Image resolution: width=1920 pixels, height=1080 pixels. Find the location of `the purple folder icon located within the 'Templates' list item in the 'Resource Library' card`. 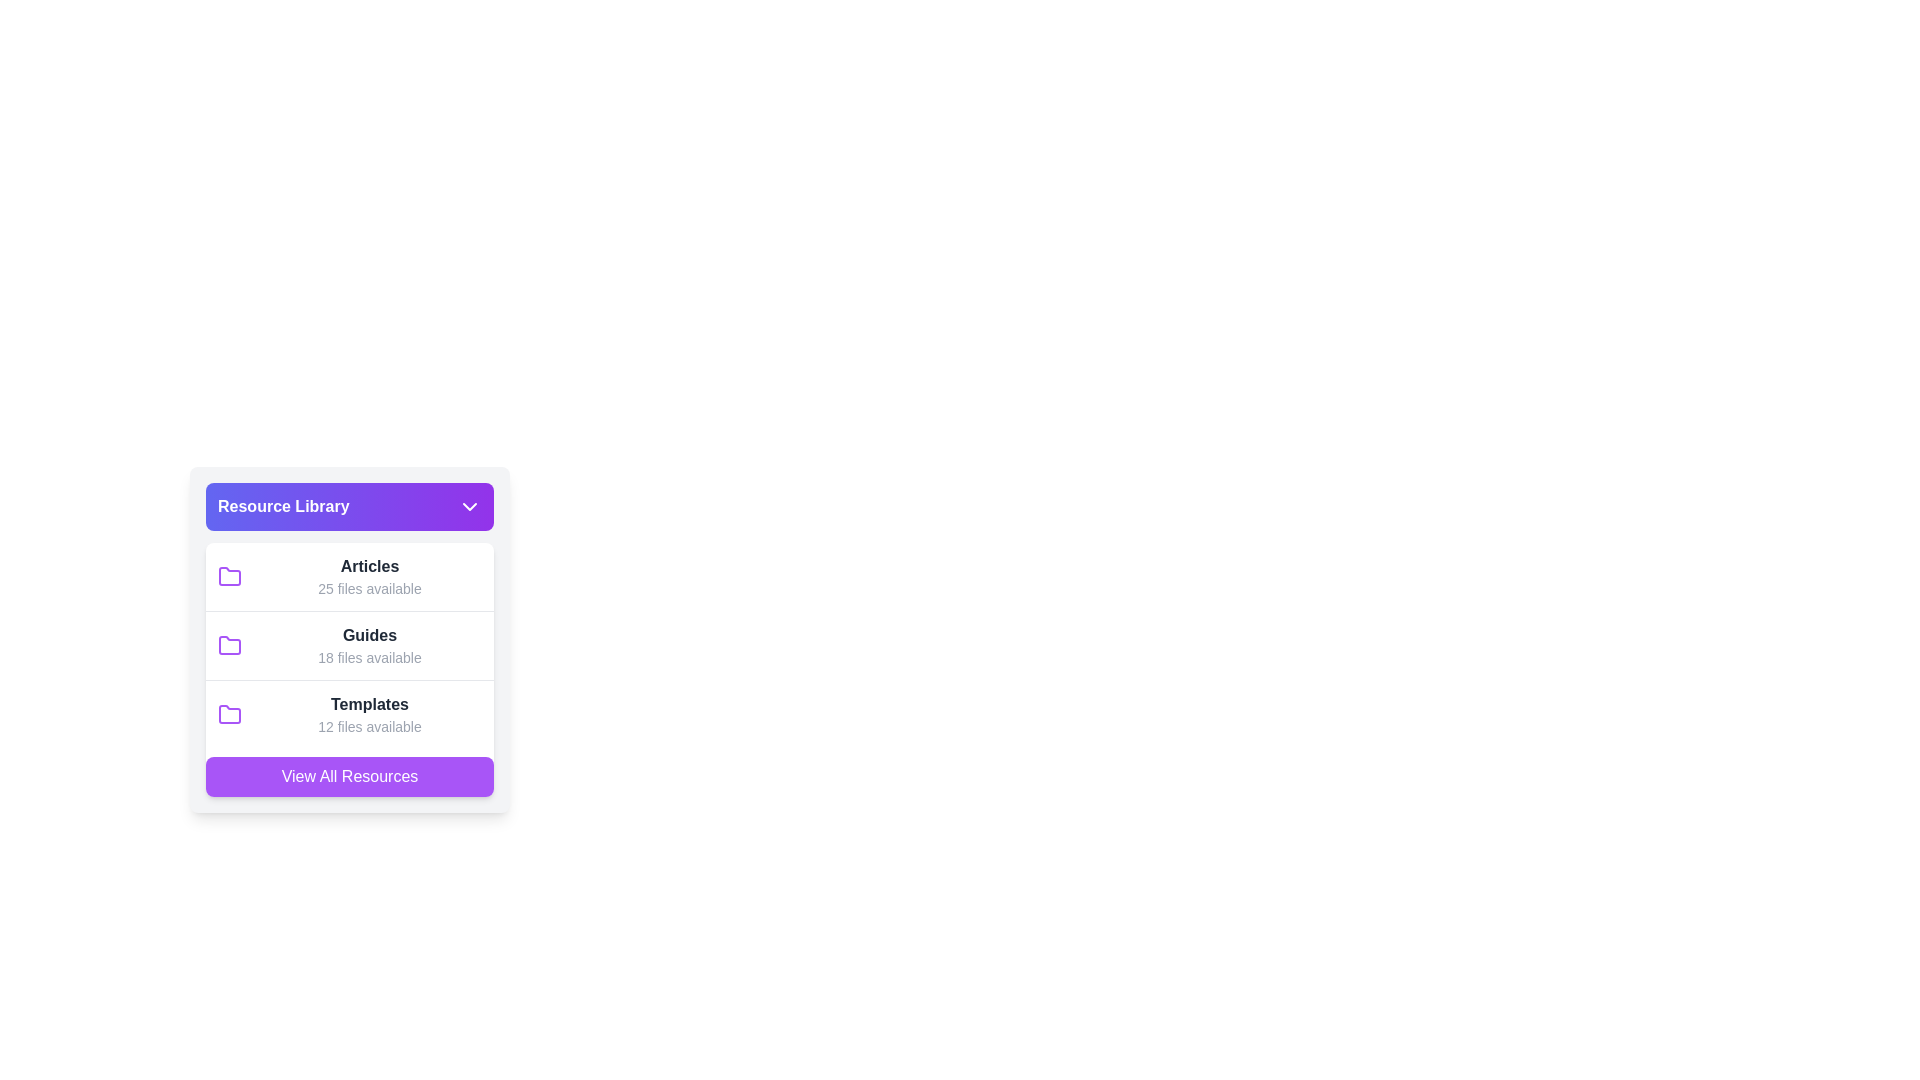

the purple folder icon located within the 'Templates' list item in the 'Resource Library' card is located at coordinates (230, 713).